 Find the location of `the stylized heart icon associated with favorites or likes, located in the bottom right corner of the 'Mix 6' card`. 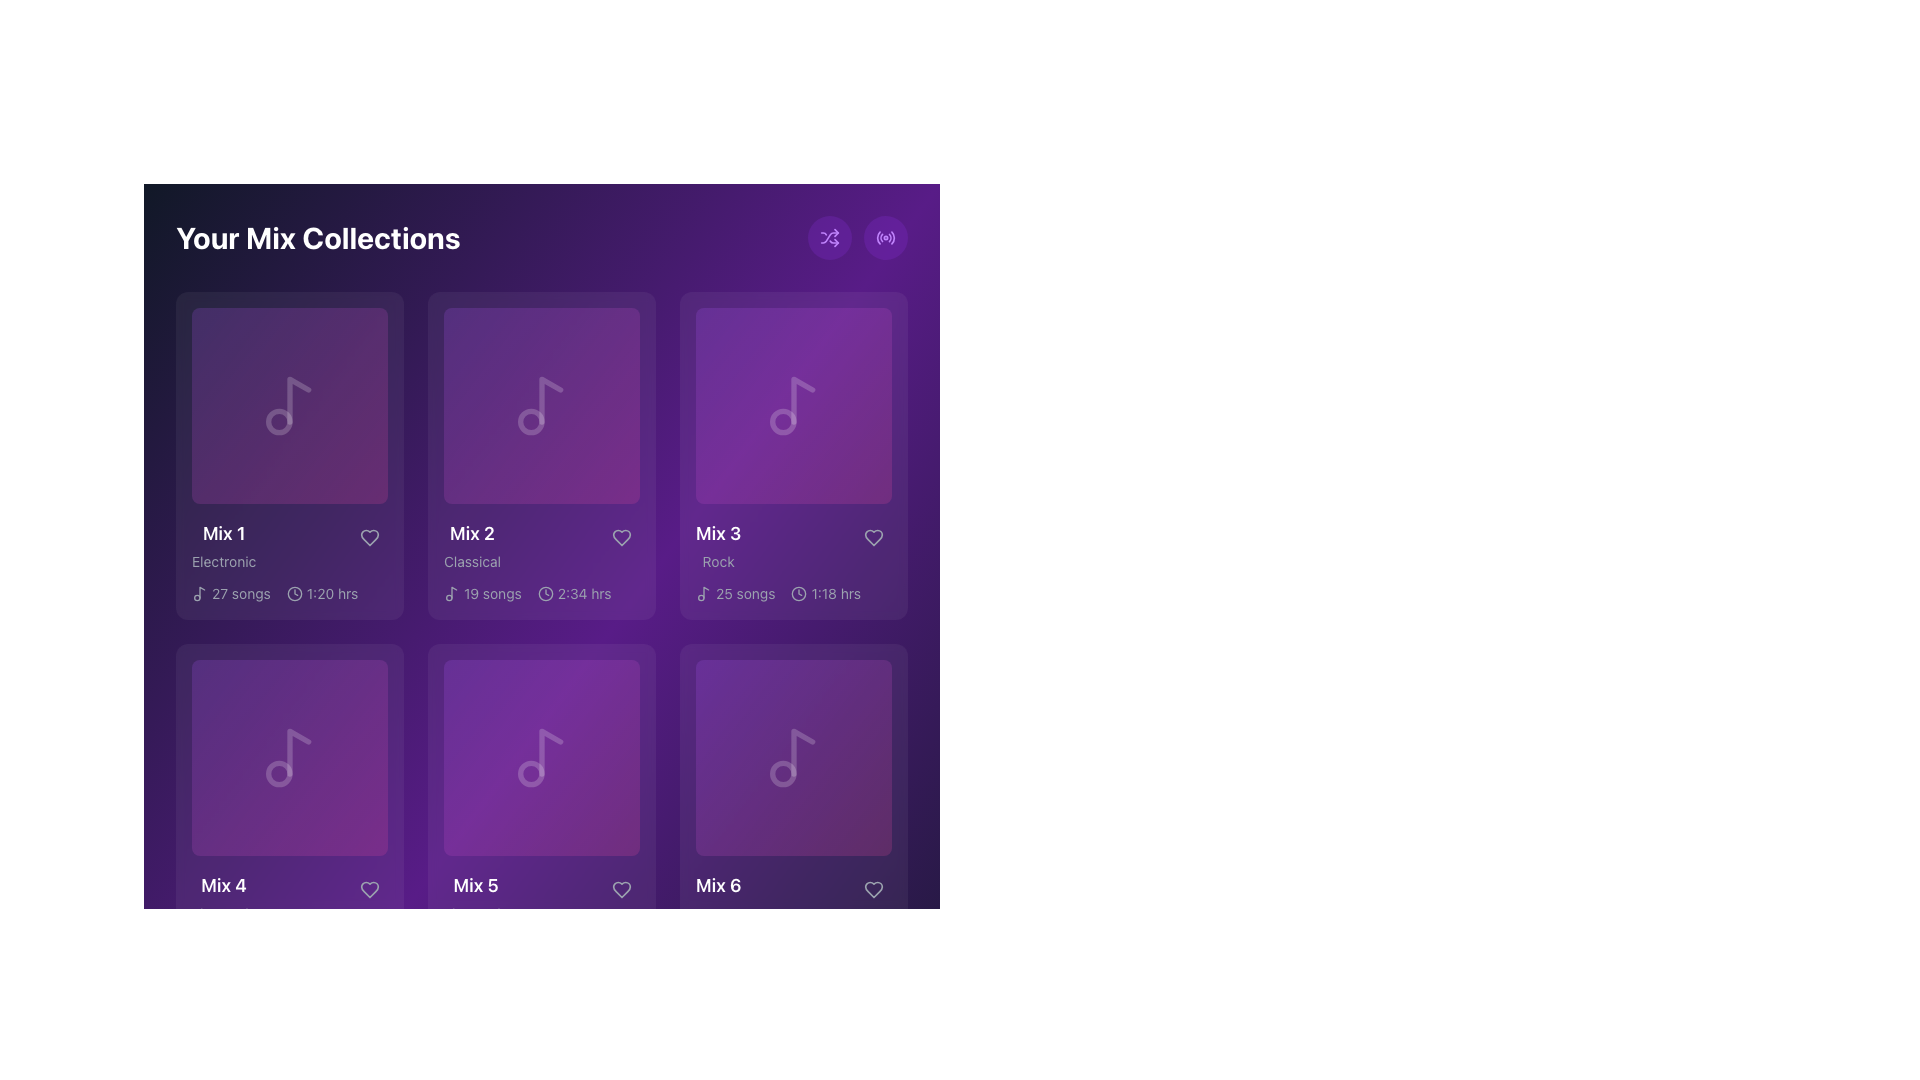

the stylized heart icon associated with favorites or likes, located in the bottom right corner of the 'Mix 6' card is located at coordinates (873, 889).